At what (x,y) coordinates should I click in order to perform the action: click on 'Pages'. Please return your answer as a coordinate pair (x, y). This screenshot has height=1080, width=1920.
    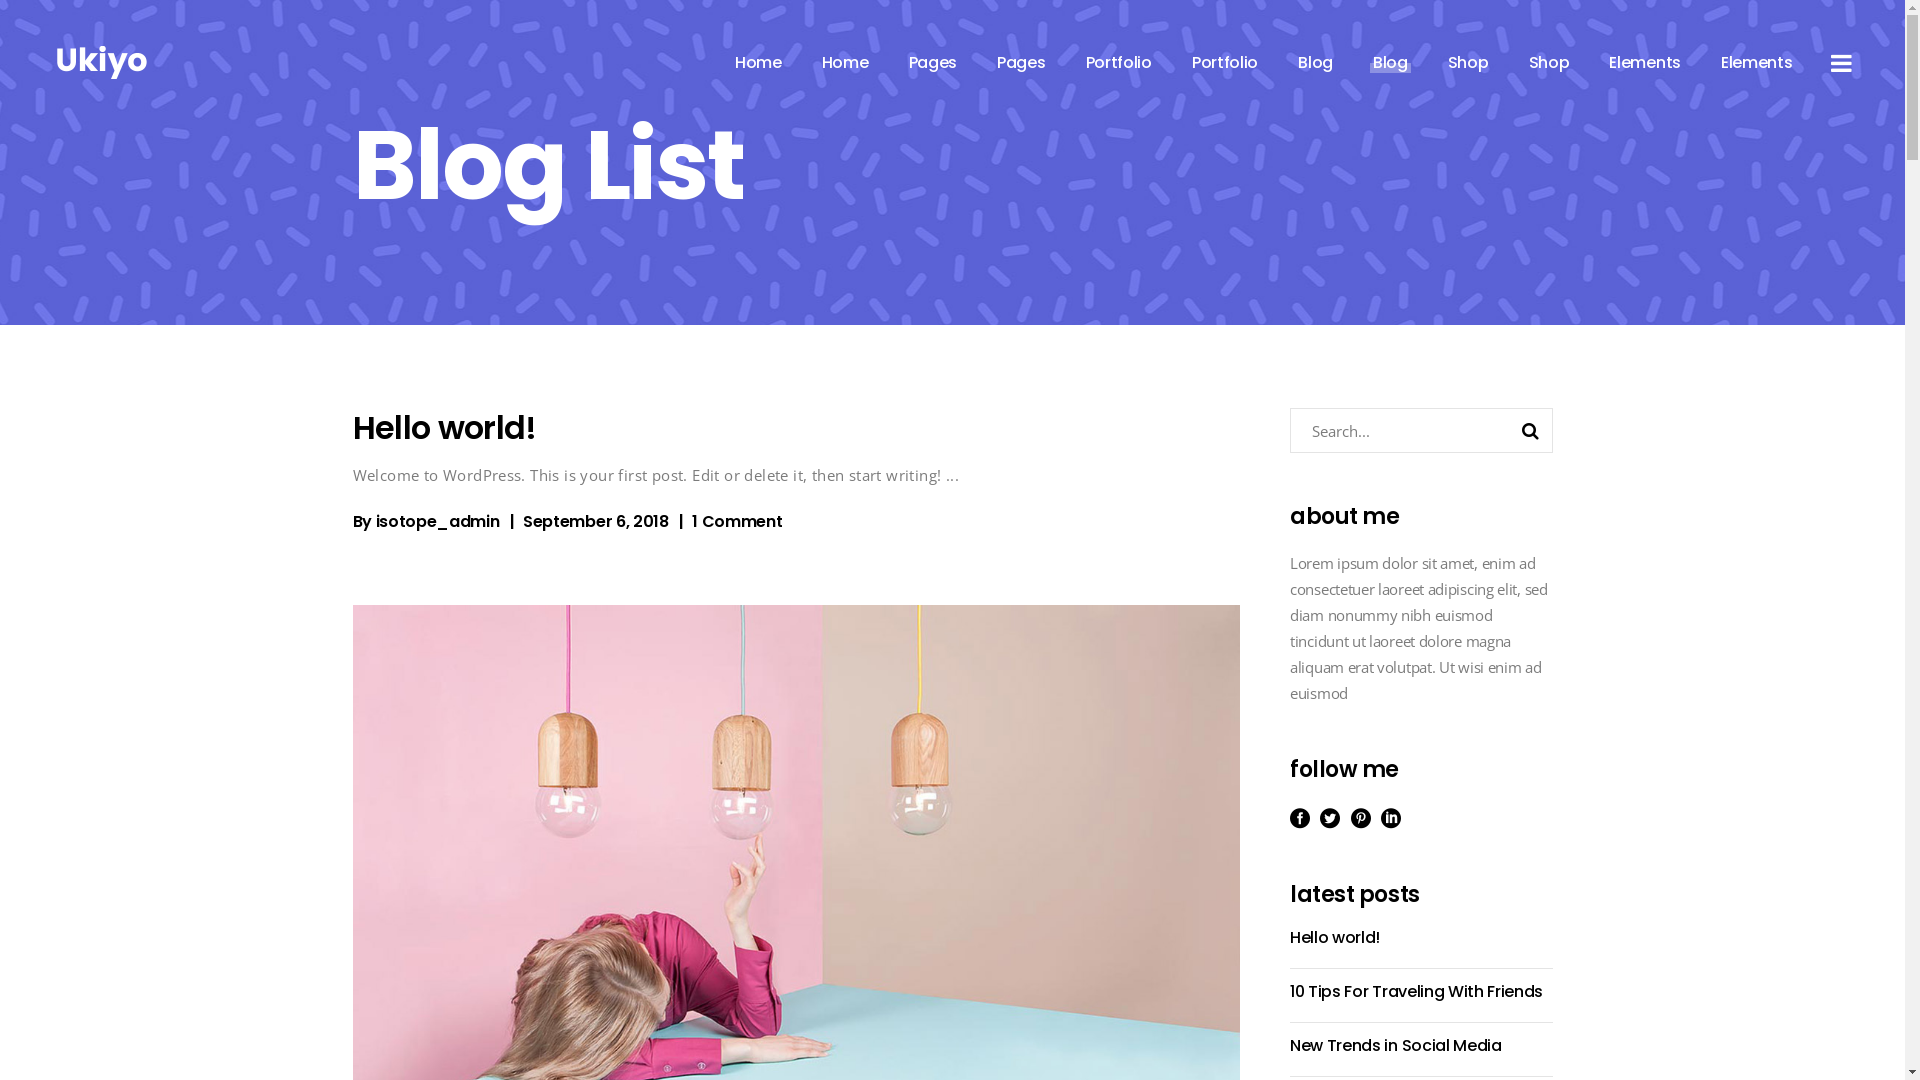
    Looking at the image, I should click on (931, 61).